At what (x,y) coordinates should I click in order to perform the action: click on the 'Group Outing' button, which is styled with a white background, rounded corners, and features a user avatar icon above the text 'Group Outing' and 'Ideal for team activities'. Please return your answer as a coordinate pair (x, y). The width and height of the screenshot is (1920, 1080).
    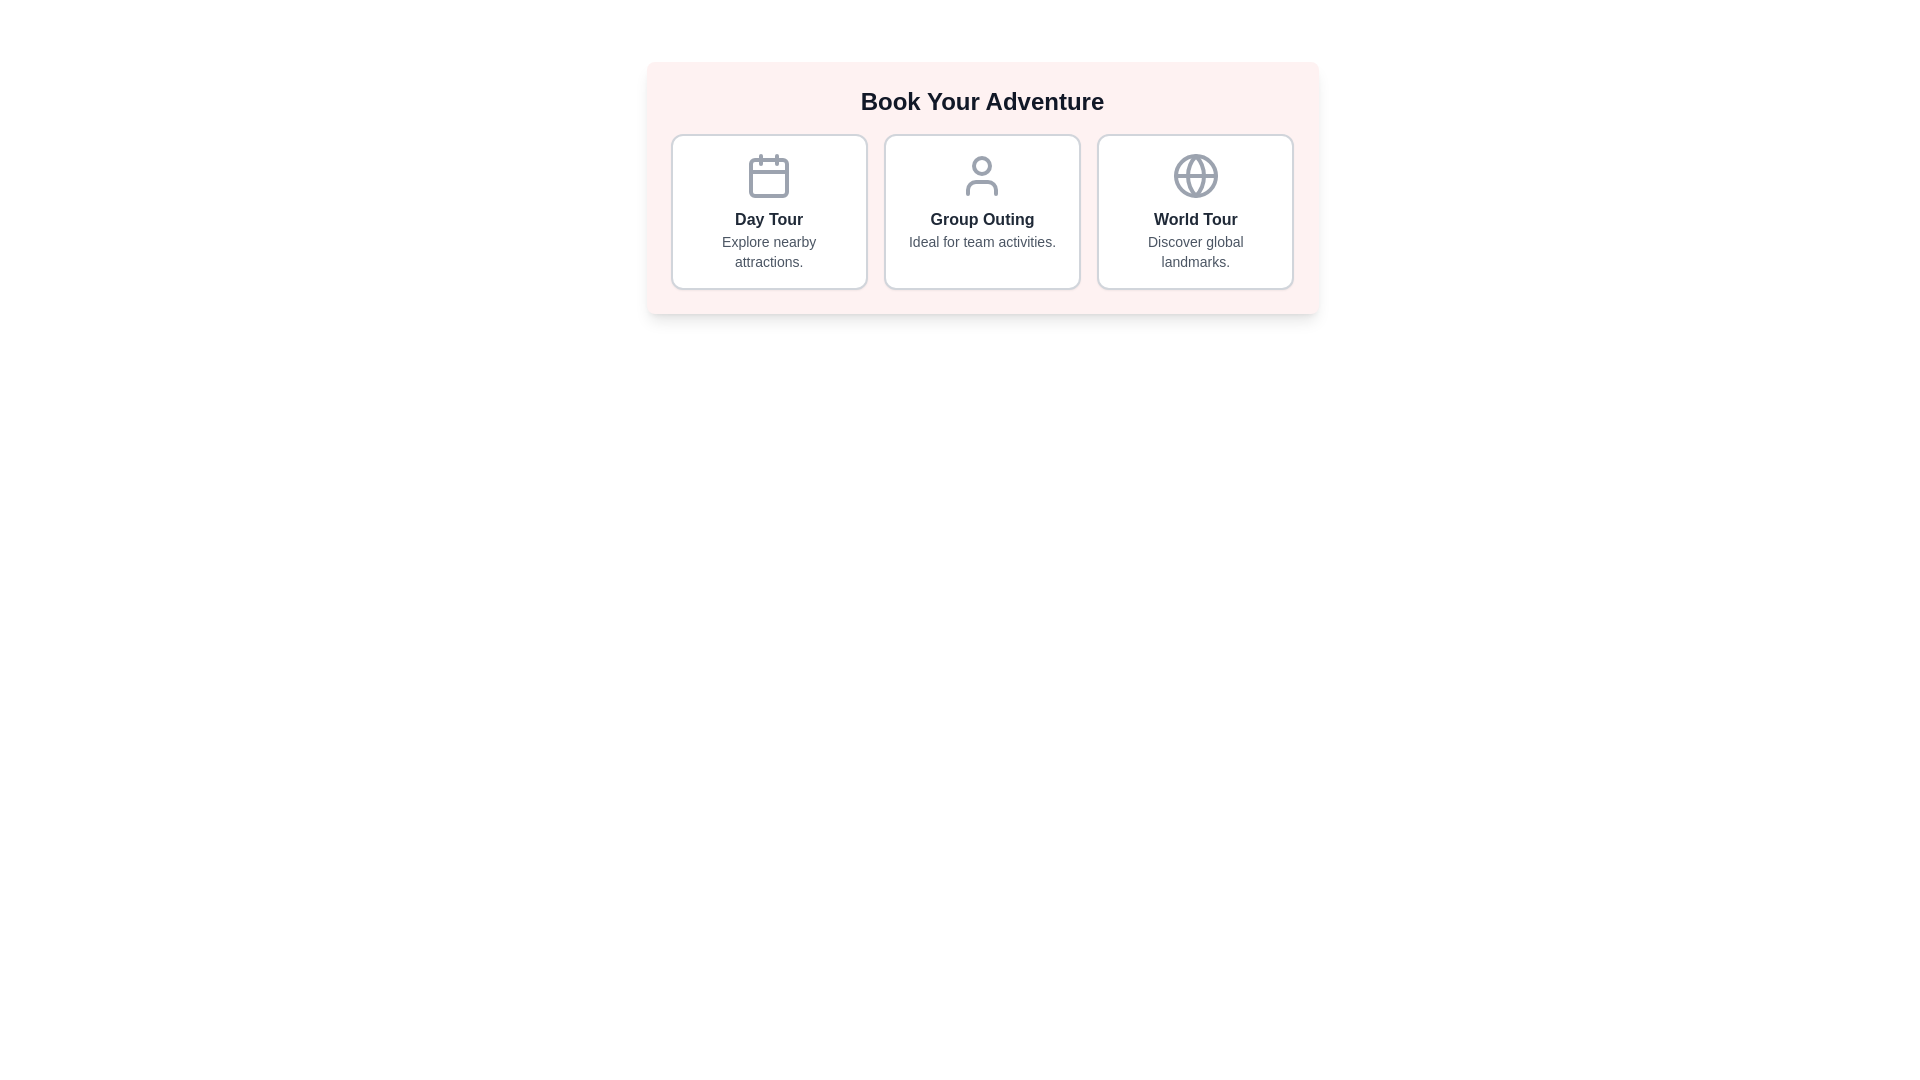
    Looking at the image, I should click on (982, 212).